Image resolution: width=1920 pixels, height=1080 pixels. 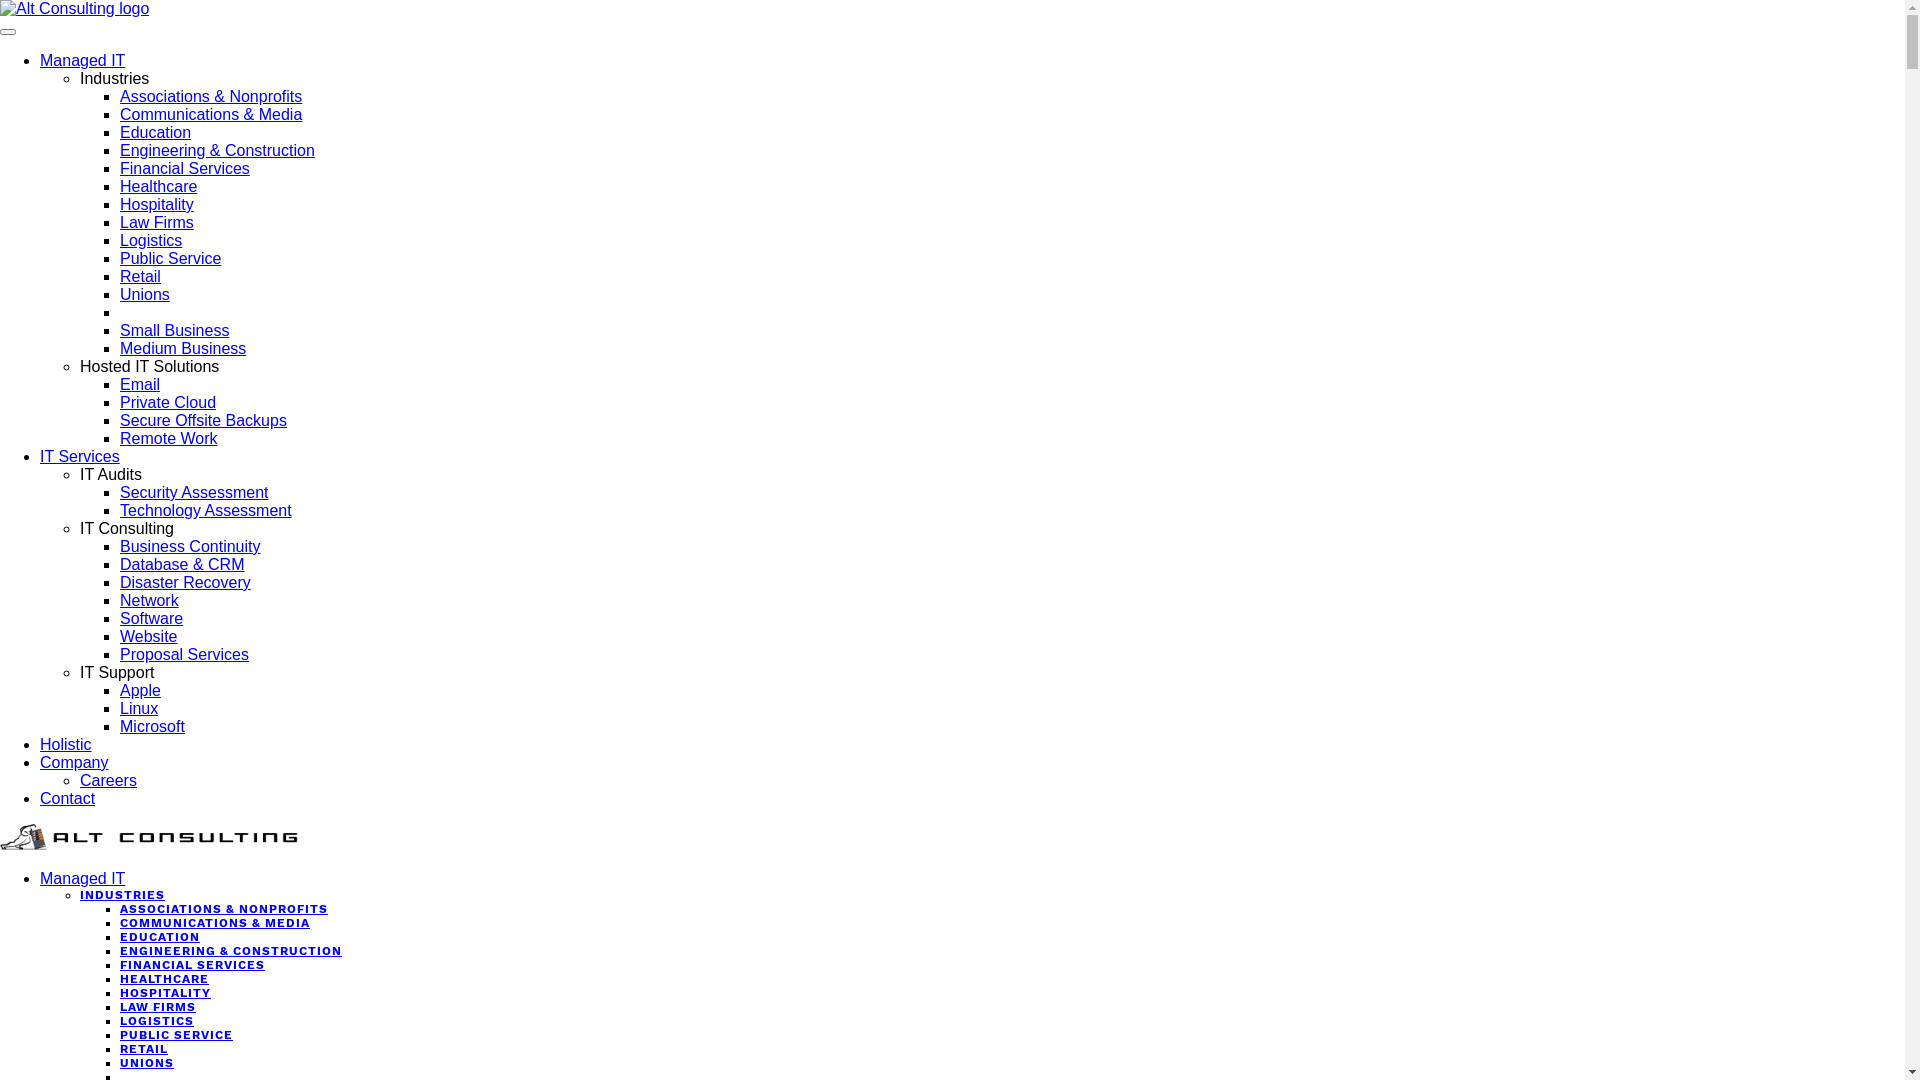 I want to click on 'COMMUNICATIONS & MEDIA', so click(x=215, y=922).